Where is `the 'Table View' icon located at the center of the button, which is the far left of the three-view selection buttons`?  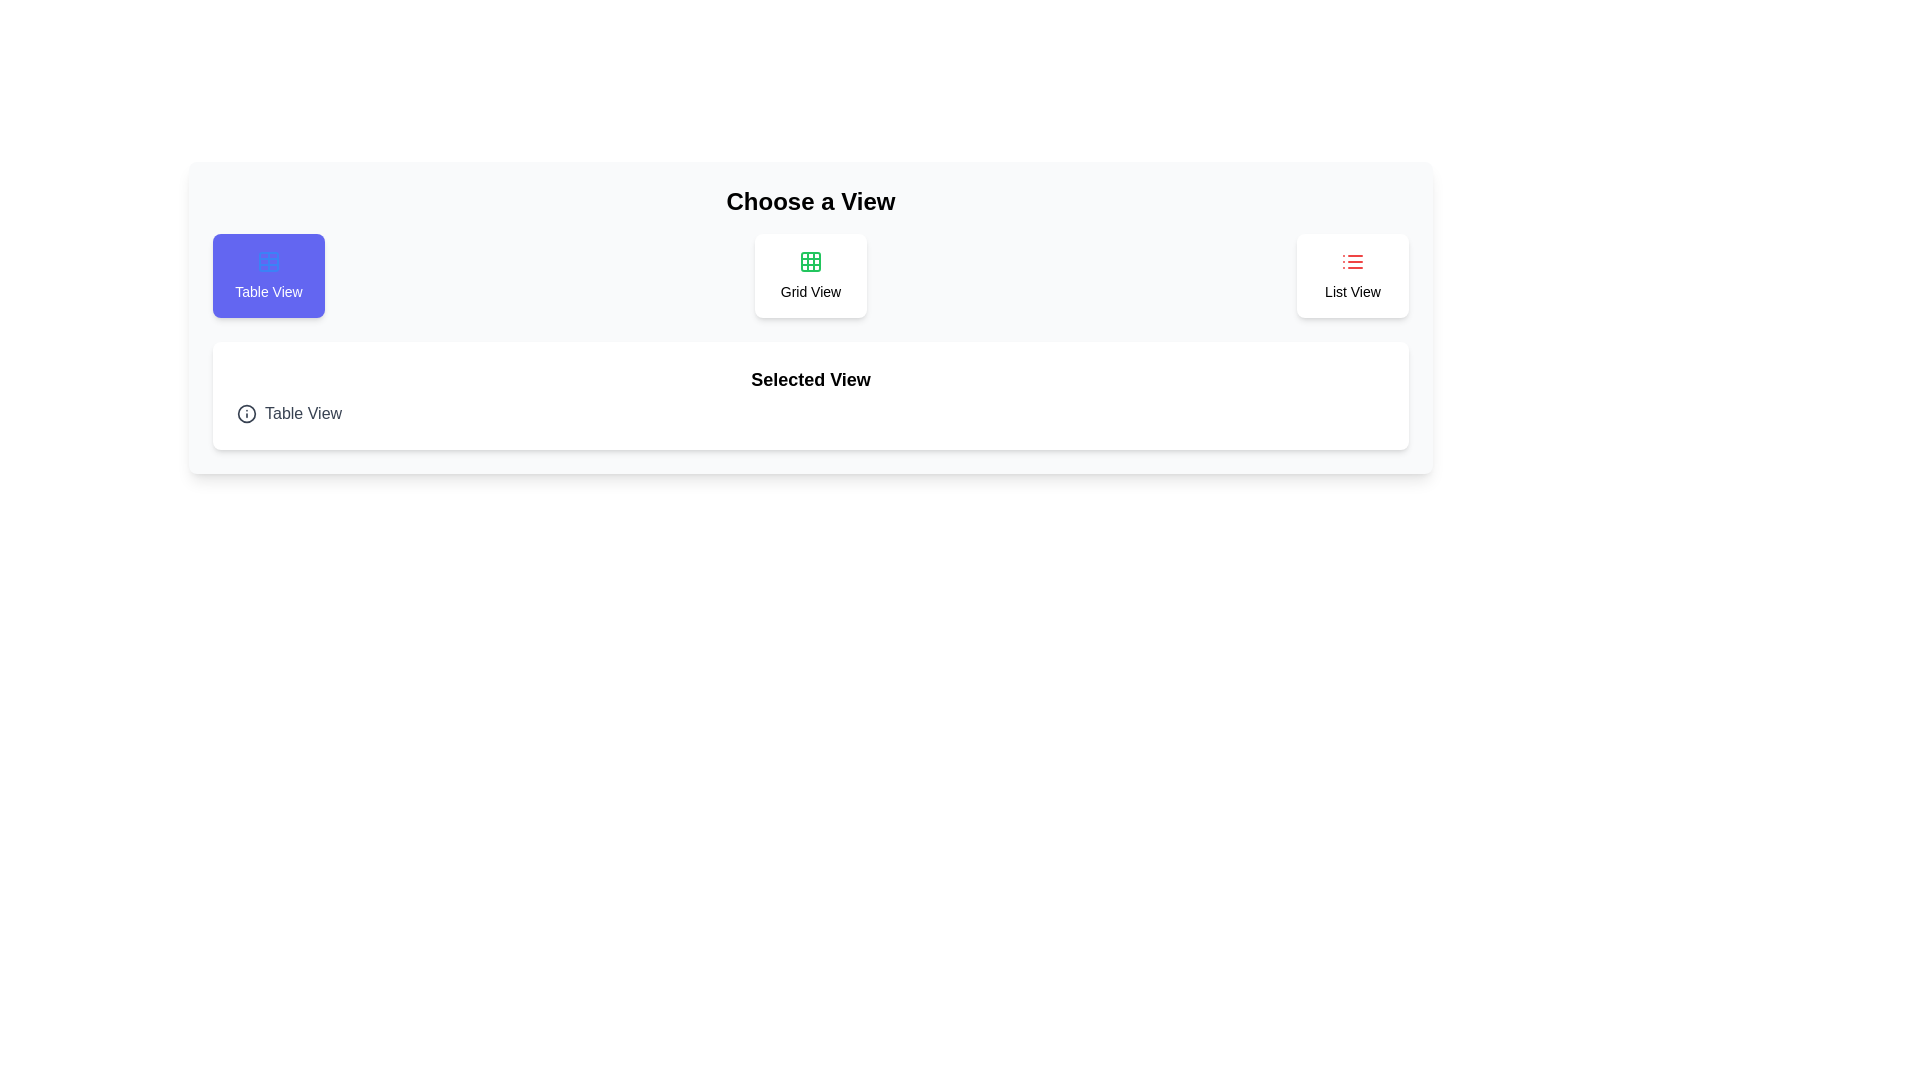 the 'Table View' icon located at the center of the button, which is the far left of the three-view selection buttons is located at coordinates (267, 261).